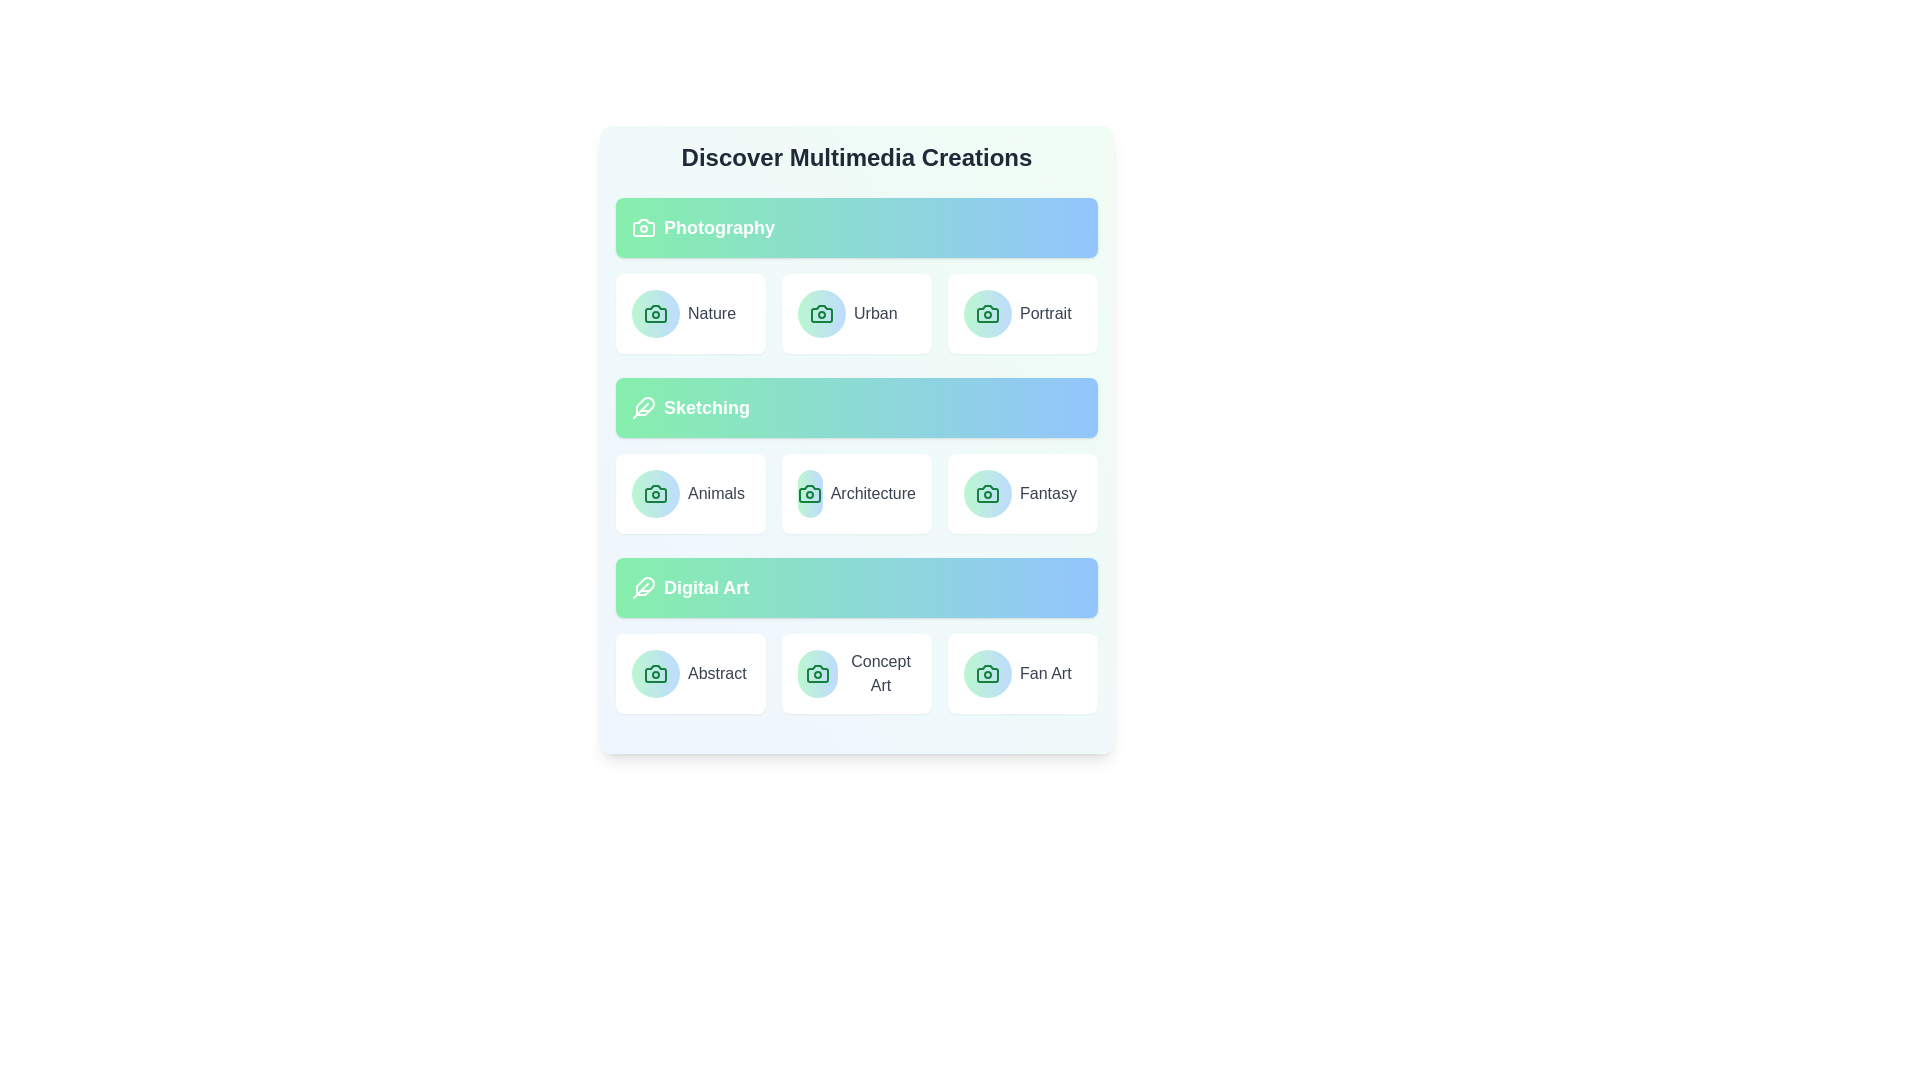 The height and width of the screenshot is (1080, 1920). Describe the element at coordinates (691, 674) in the screenshot. I see `the item Abstract within the category Digital Art` at that location.